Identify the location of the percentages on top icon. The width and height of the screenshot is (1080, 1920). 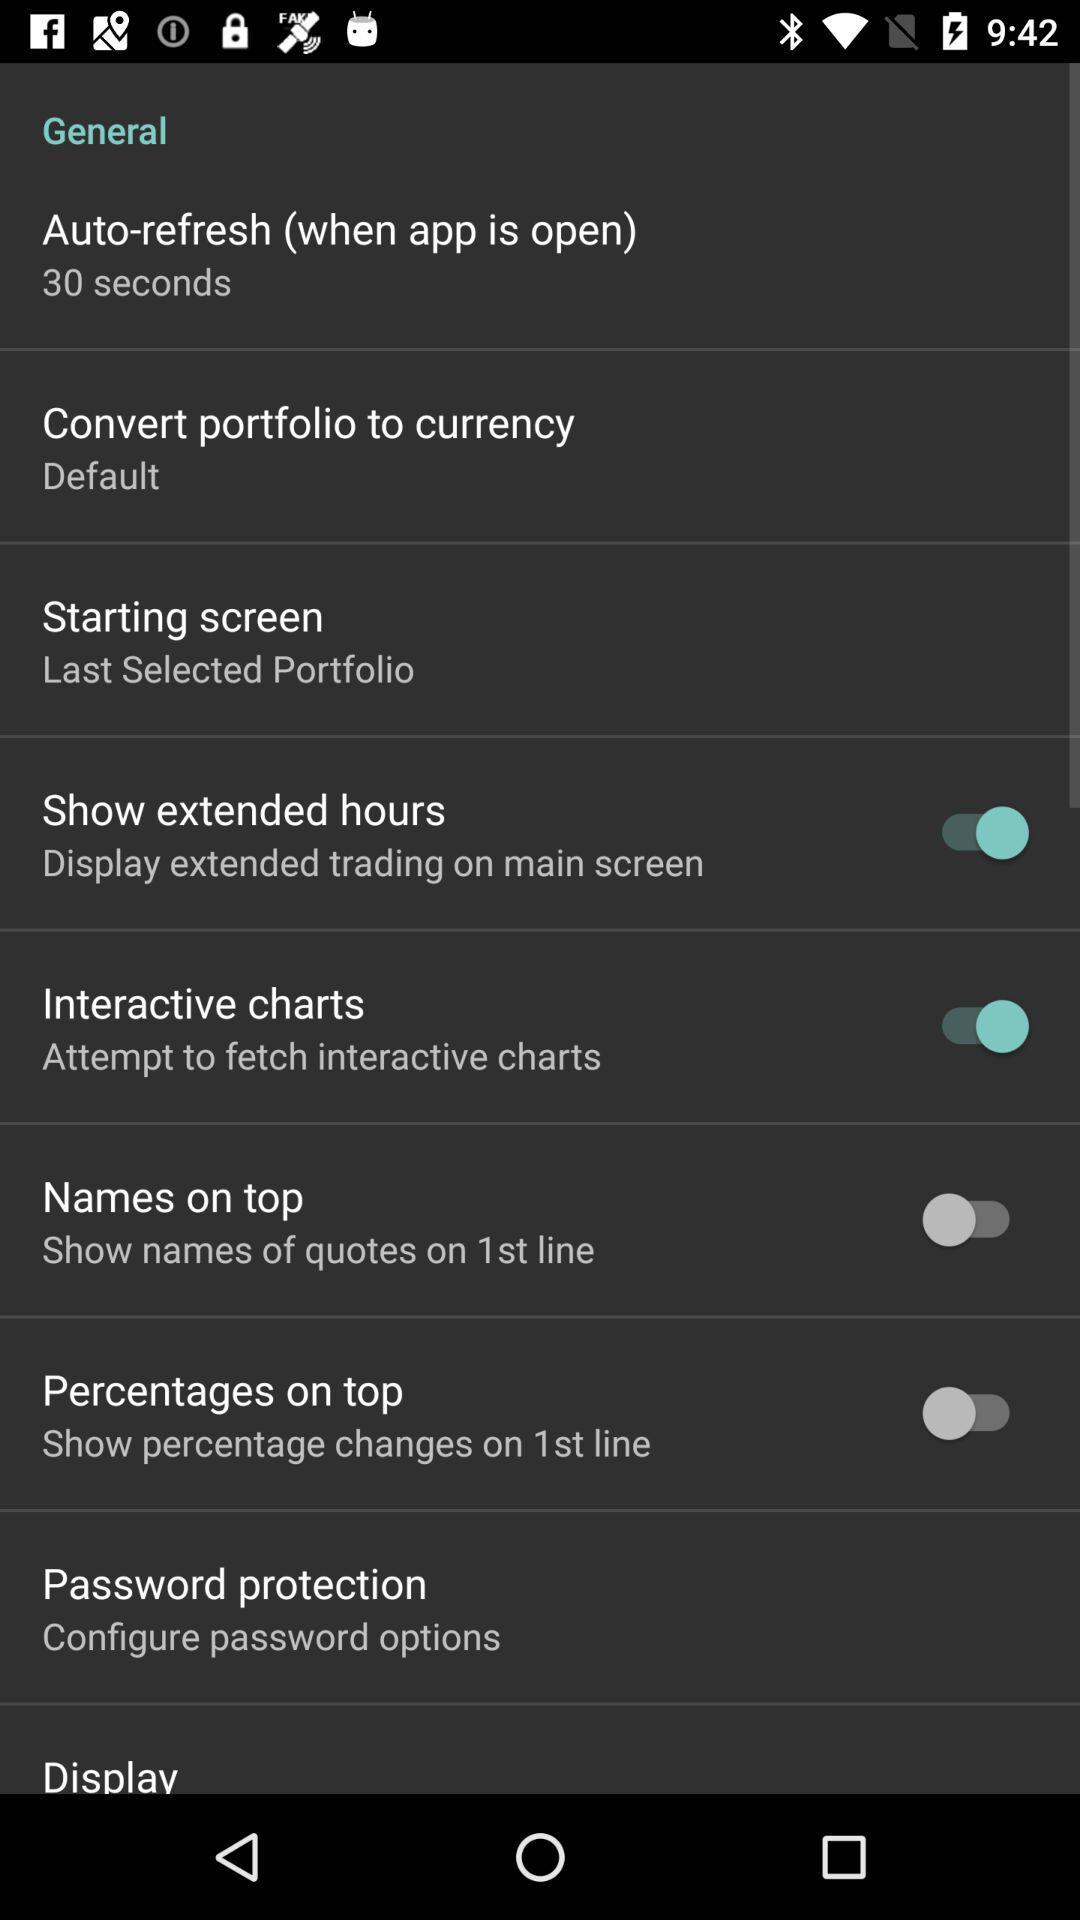
(222, 1387).